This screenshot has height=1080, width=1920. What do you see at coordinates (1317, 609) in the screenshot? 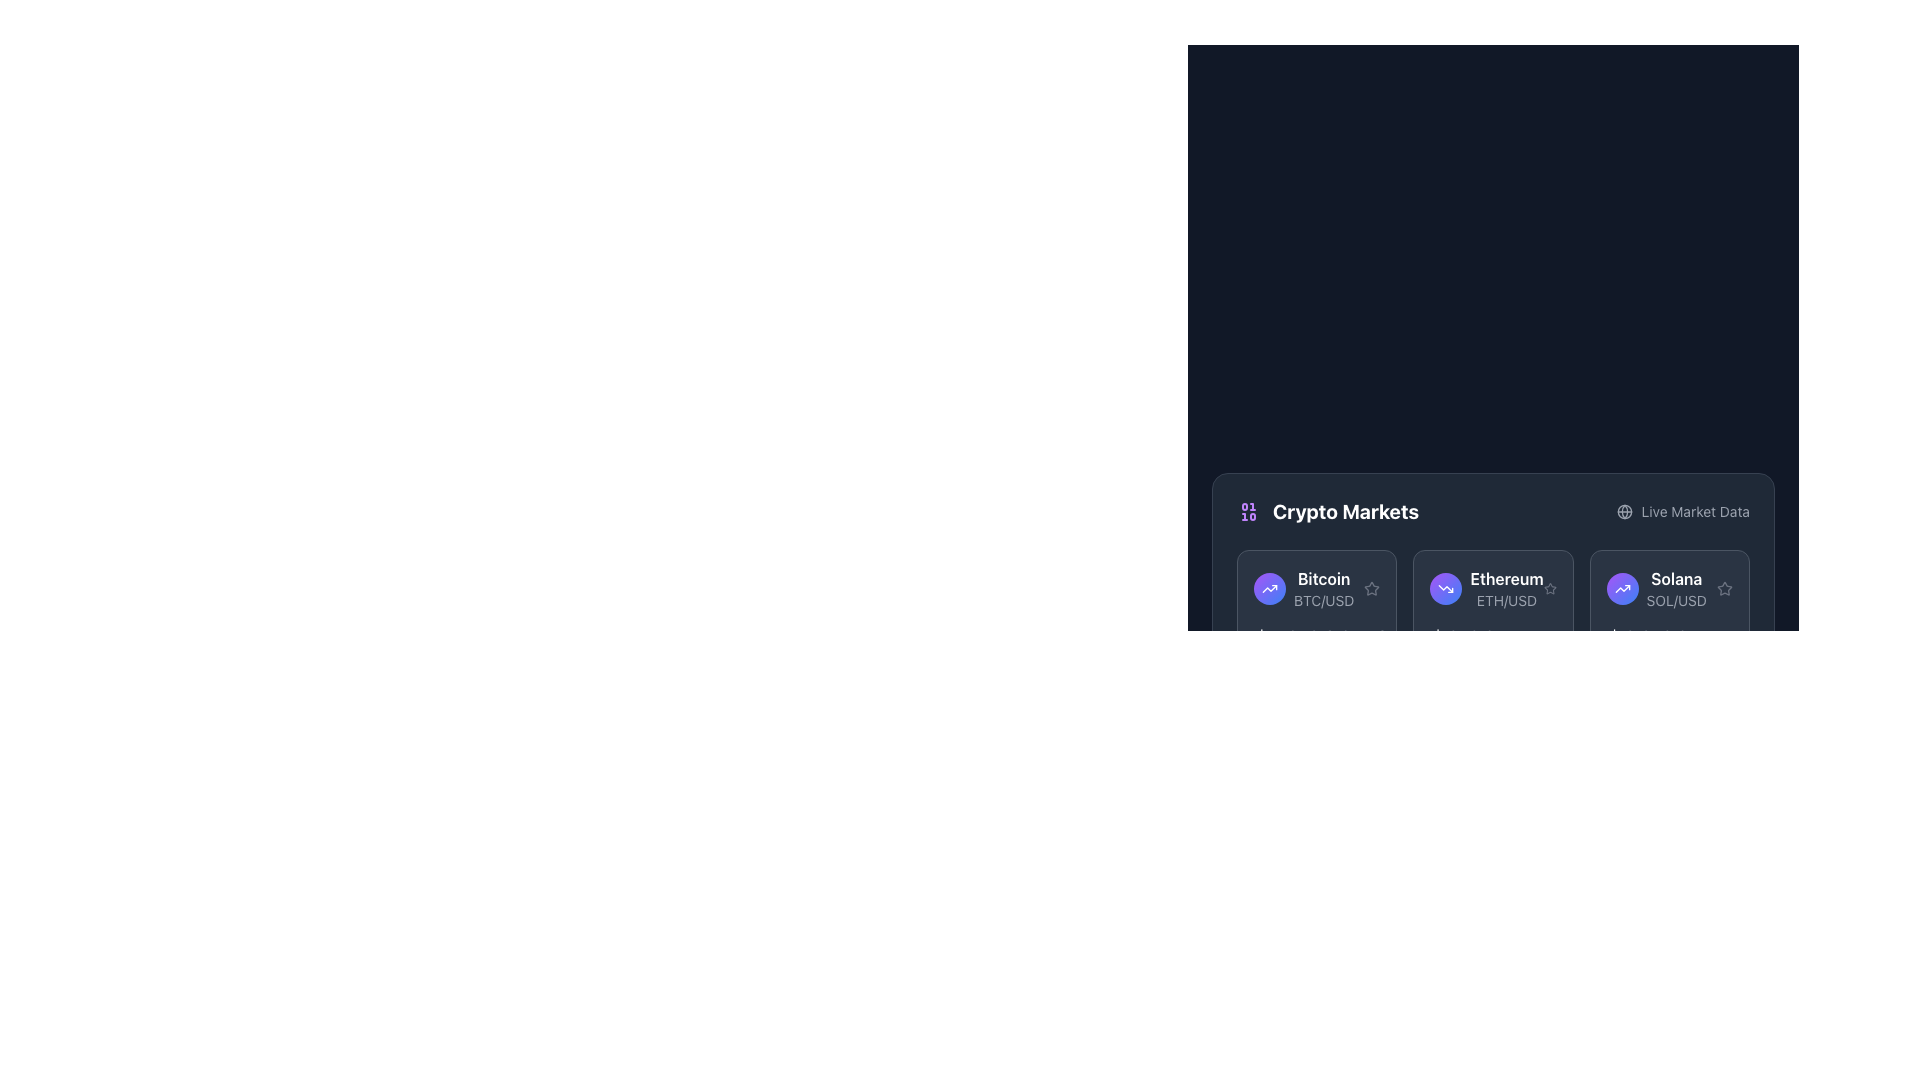
I see `the Bitcoin Card Component in the Crypto Markets section` at bounding box center [1317, 609].